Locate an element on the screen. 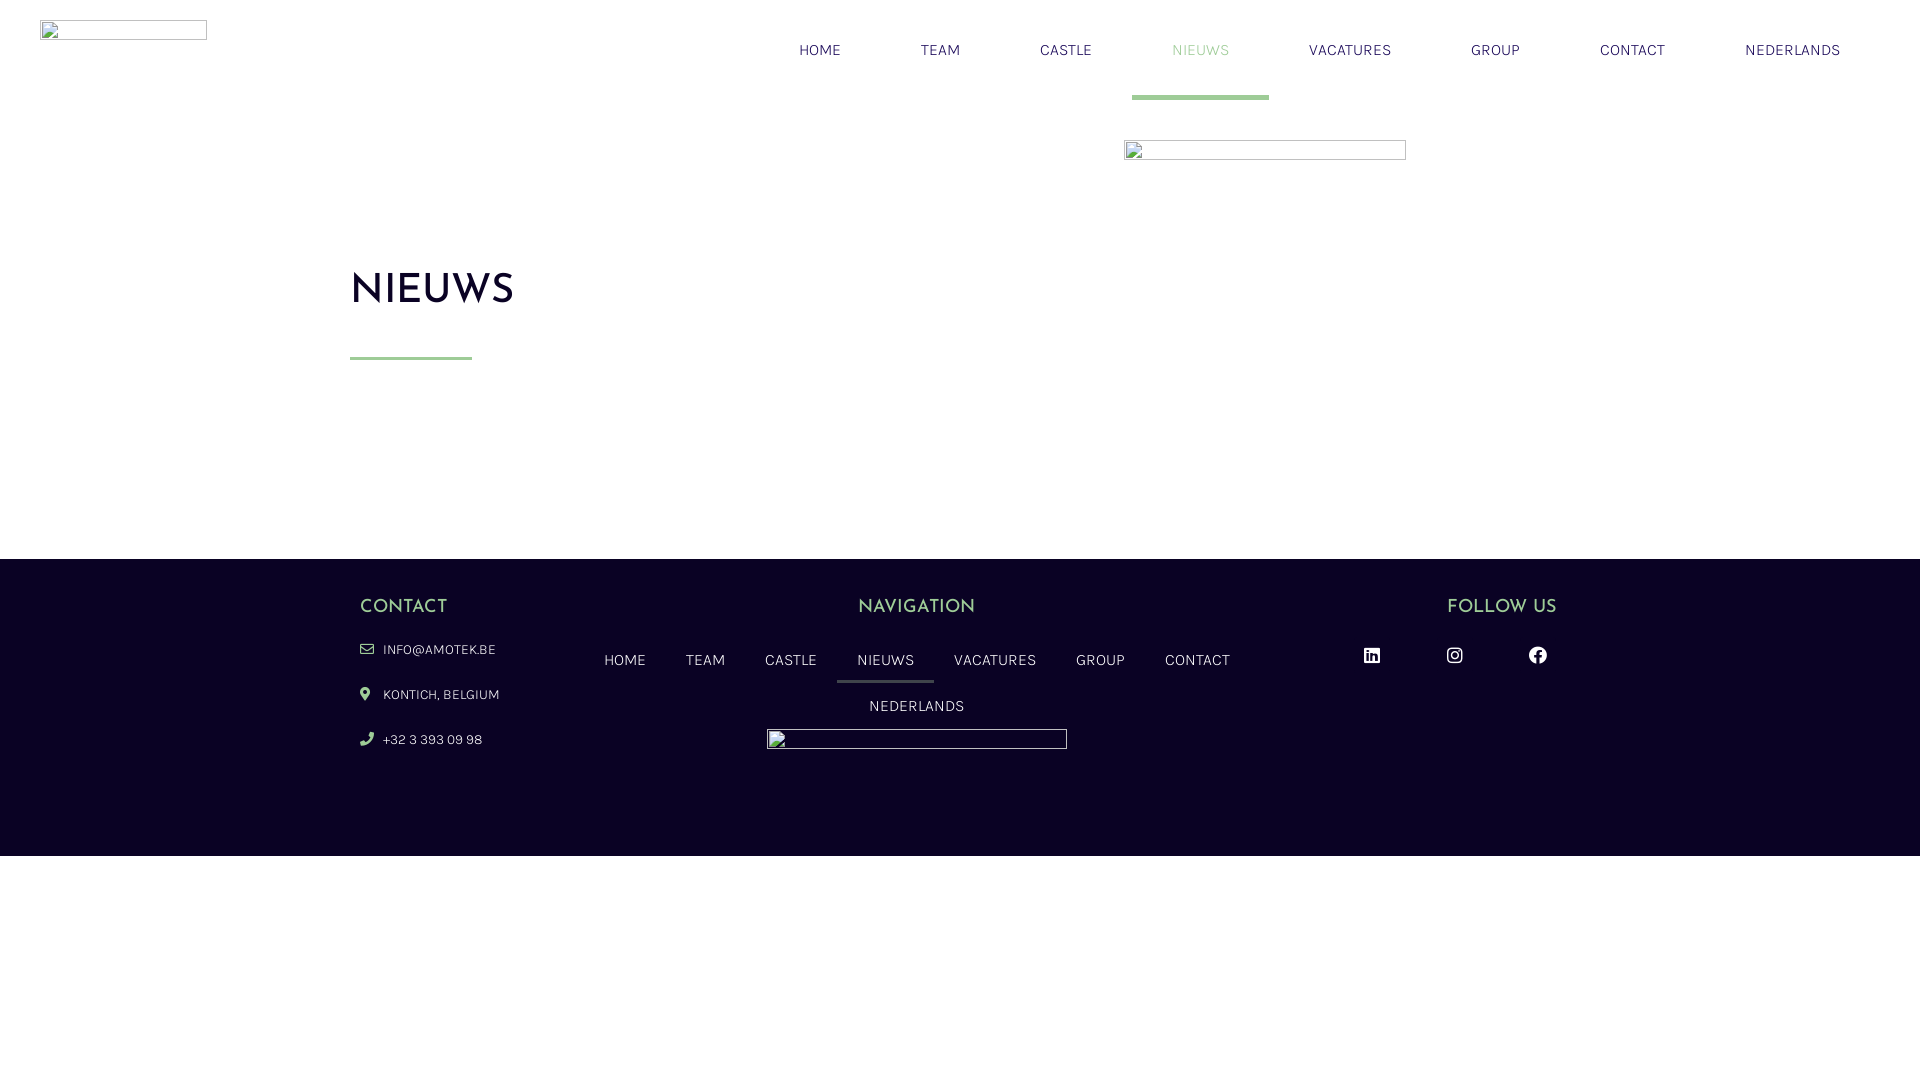 Image resolution: width=1920 pixels, height=1080 pixels. 'GROUP' is located at coordinates (1495, 49).